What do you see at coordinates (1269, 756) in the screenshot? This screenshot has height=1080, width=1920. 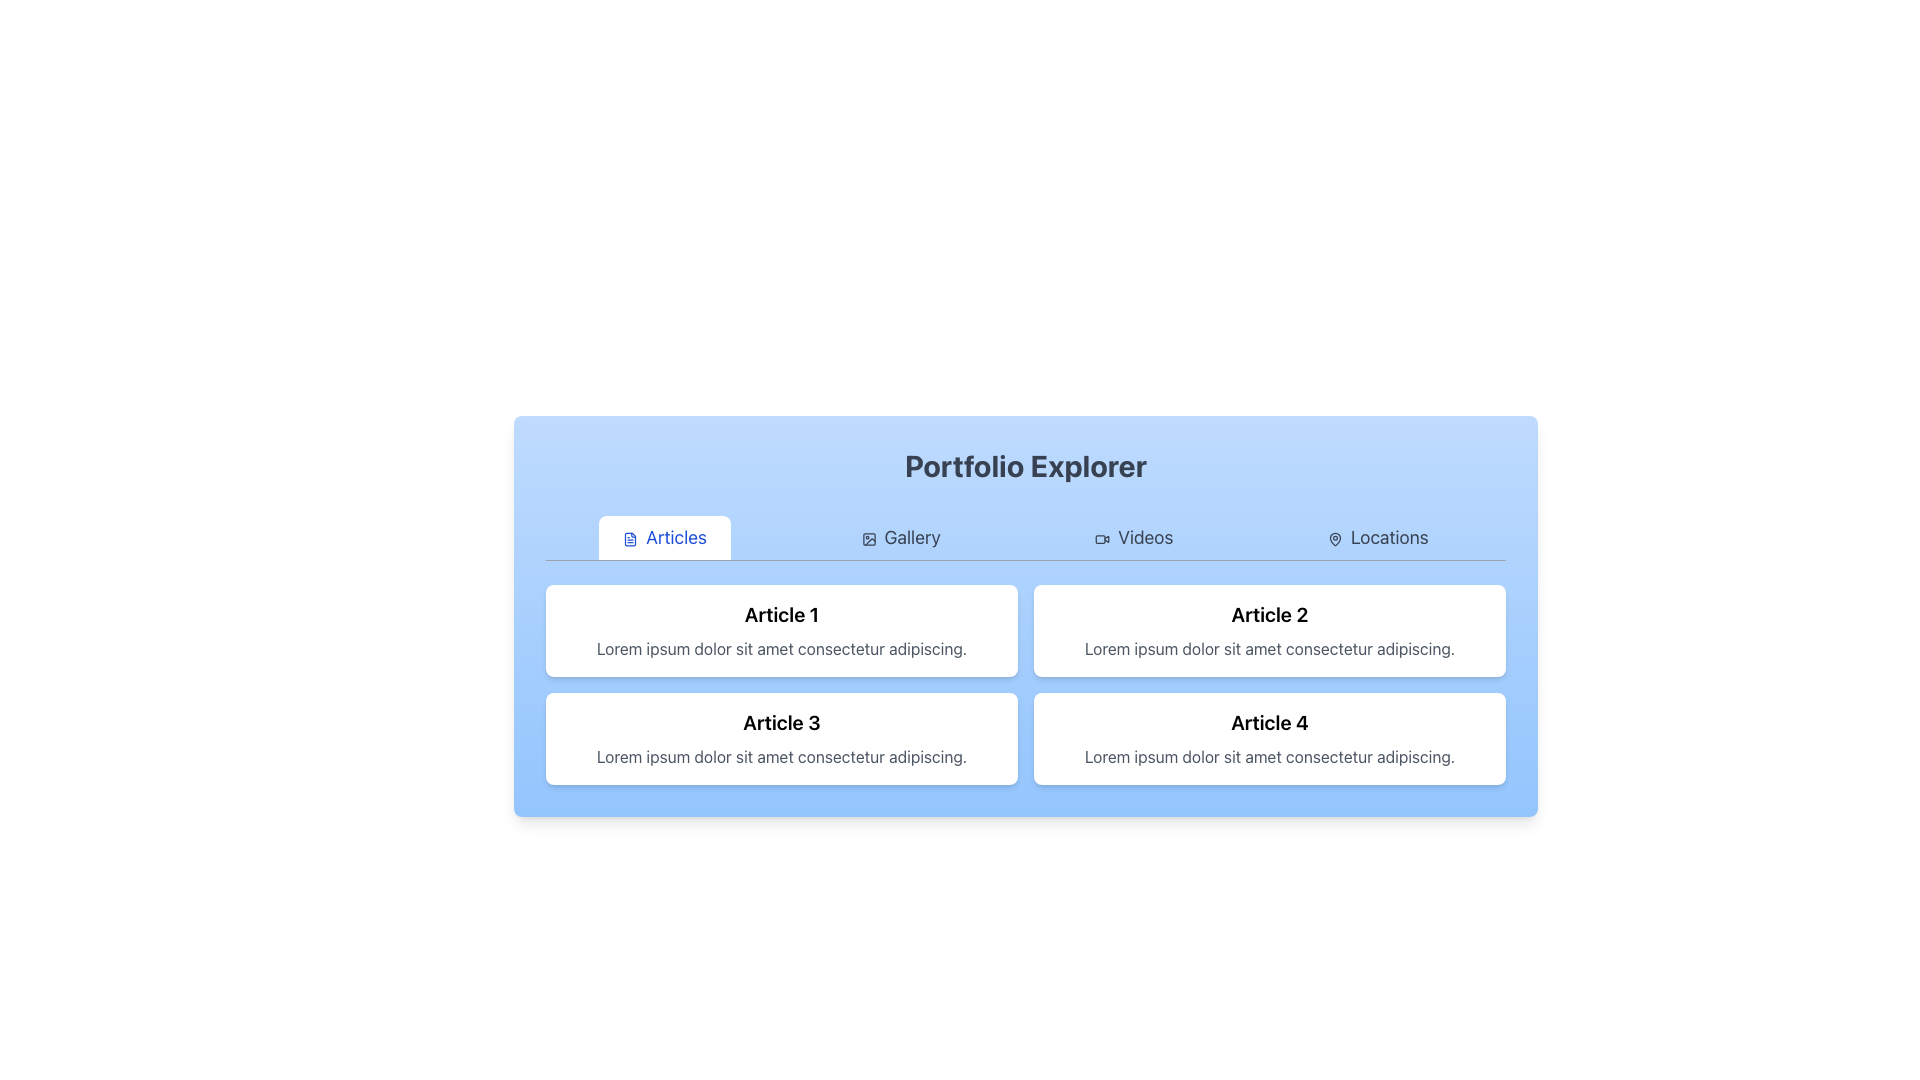 I see `the descriptive text label located beneath the heading 'Article 4' within the 'Article 4' card, which is the fourth card in a grid layout` at bounding box center [1269, 756].